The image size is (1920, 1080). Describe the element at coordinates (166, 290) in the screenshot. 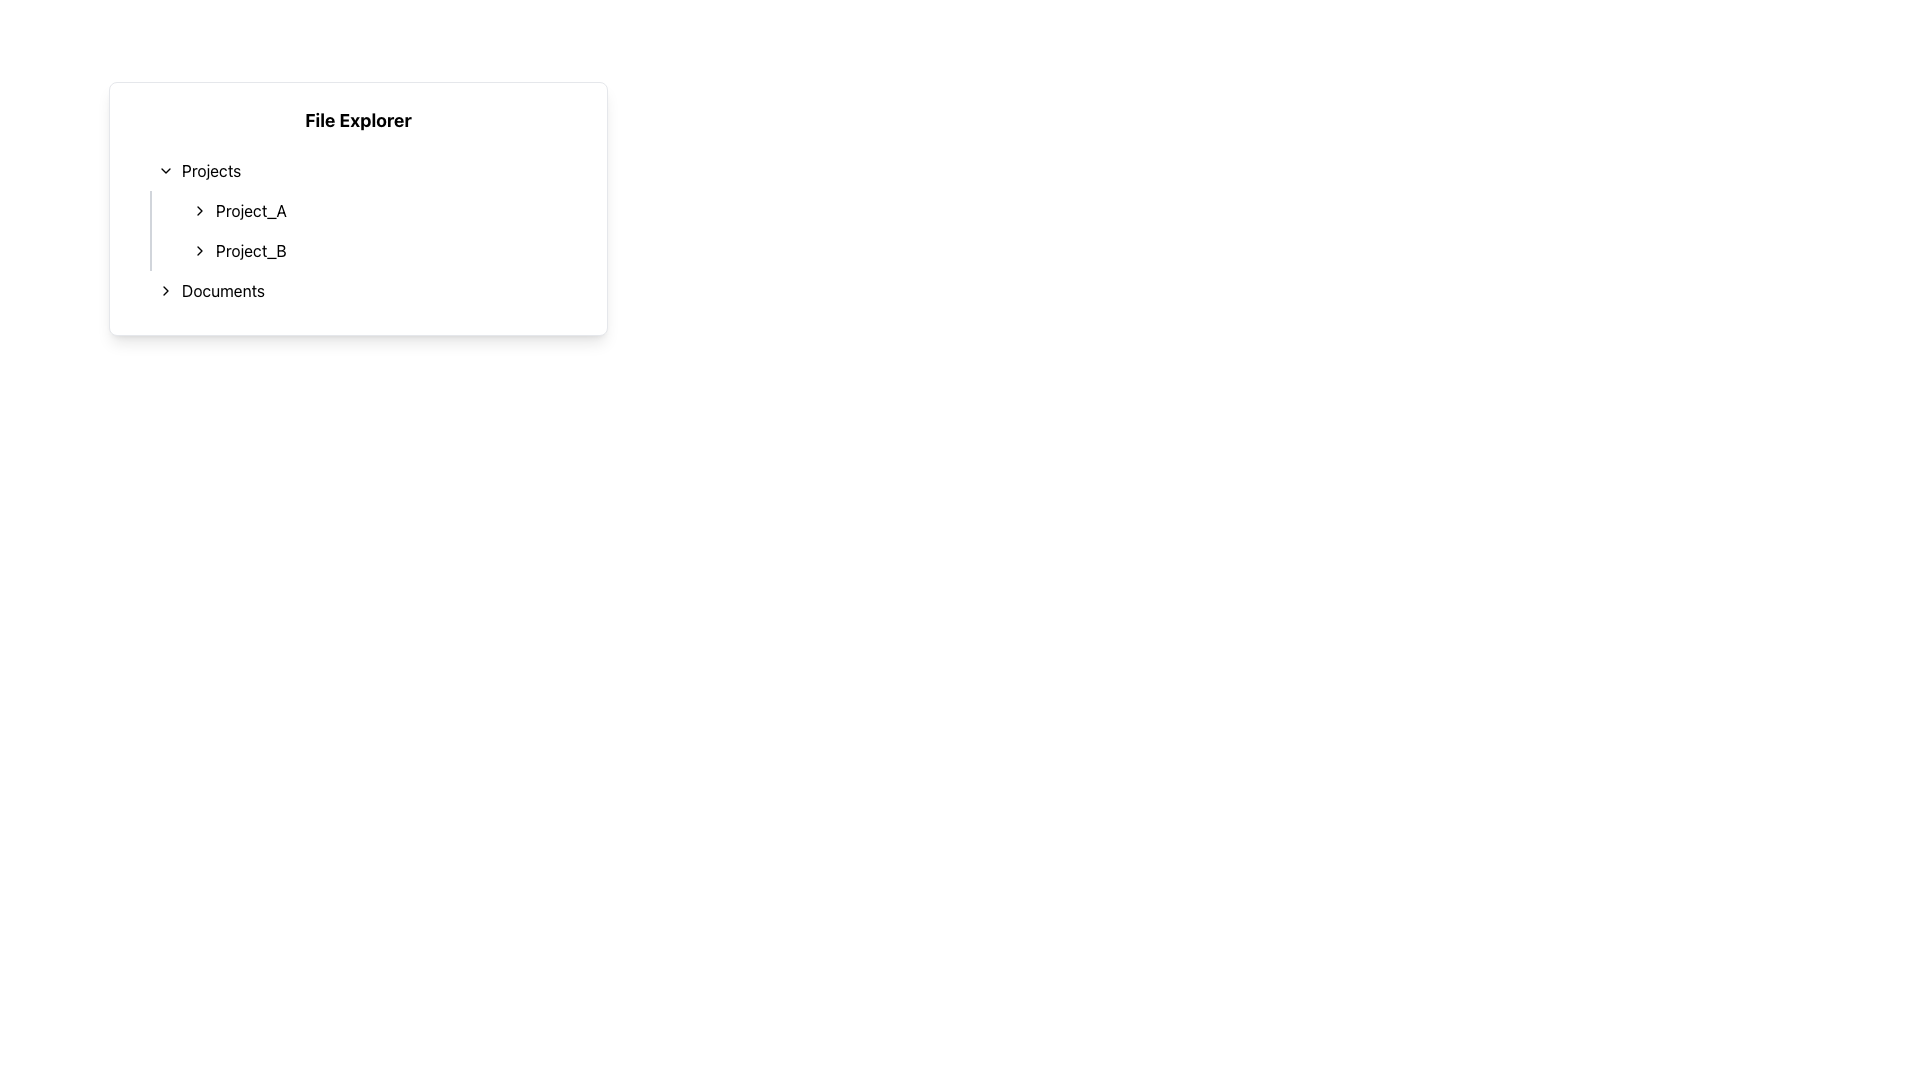

I see `the chevron icon that indicates the expand/collapse functionality for the 'Documents' item in the navigation list` at that location.